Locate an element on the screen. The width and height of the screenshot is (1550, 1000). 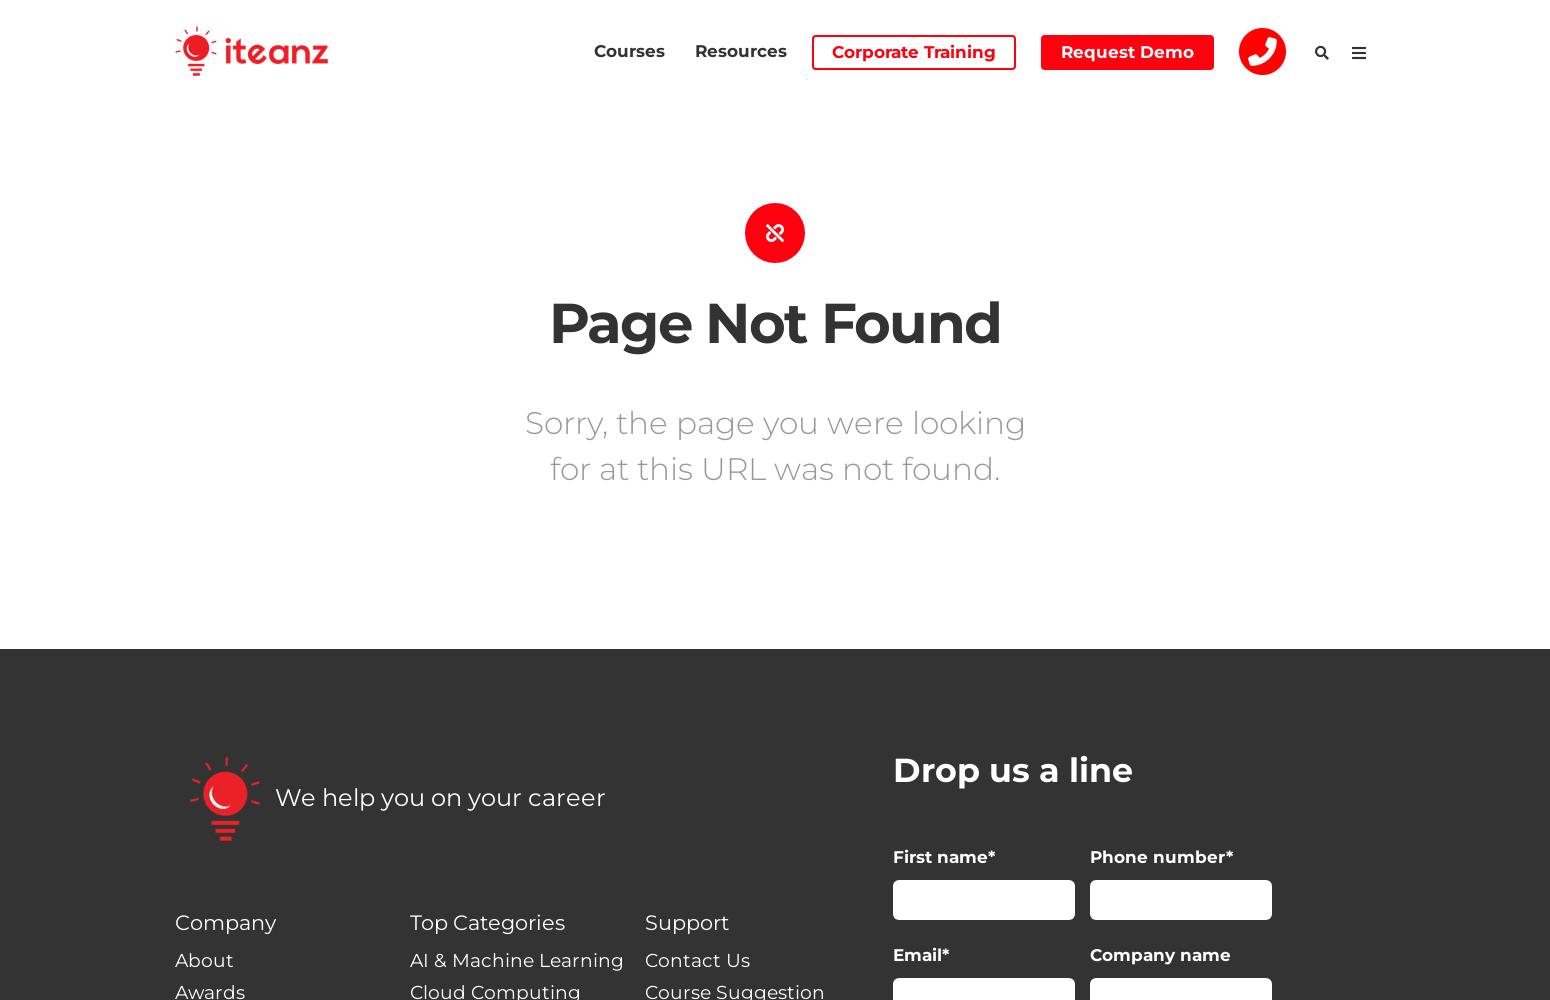
'We help you on your career' is located at coordinates (440, 797).